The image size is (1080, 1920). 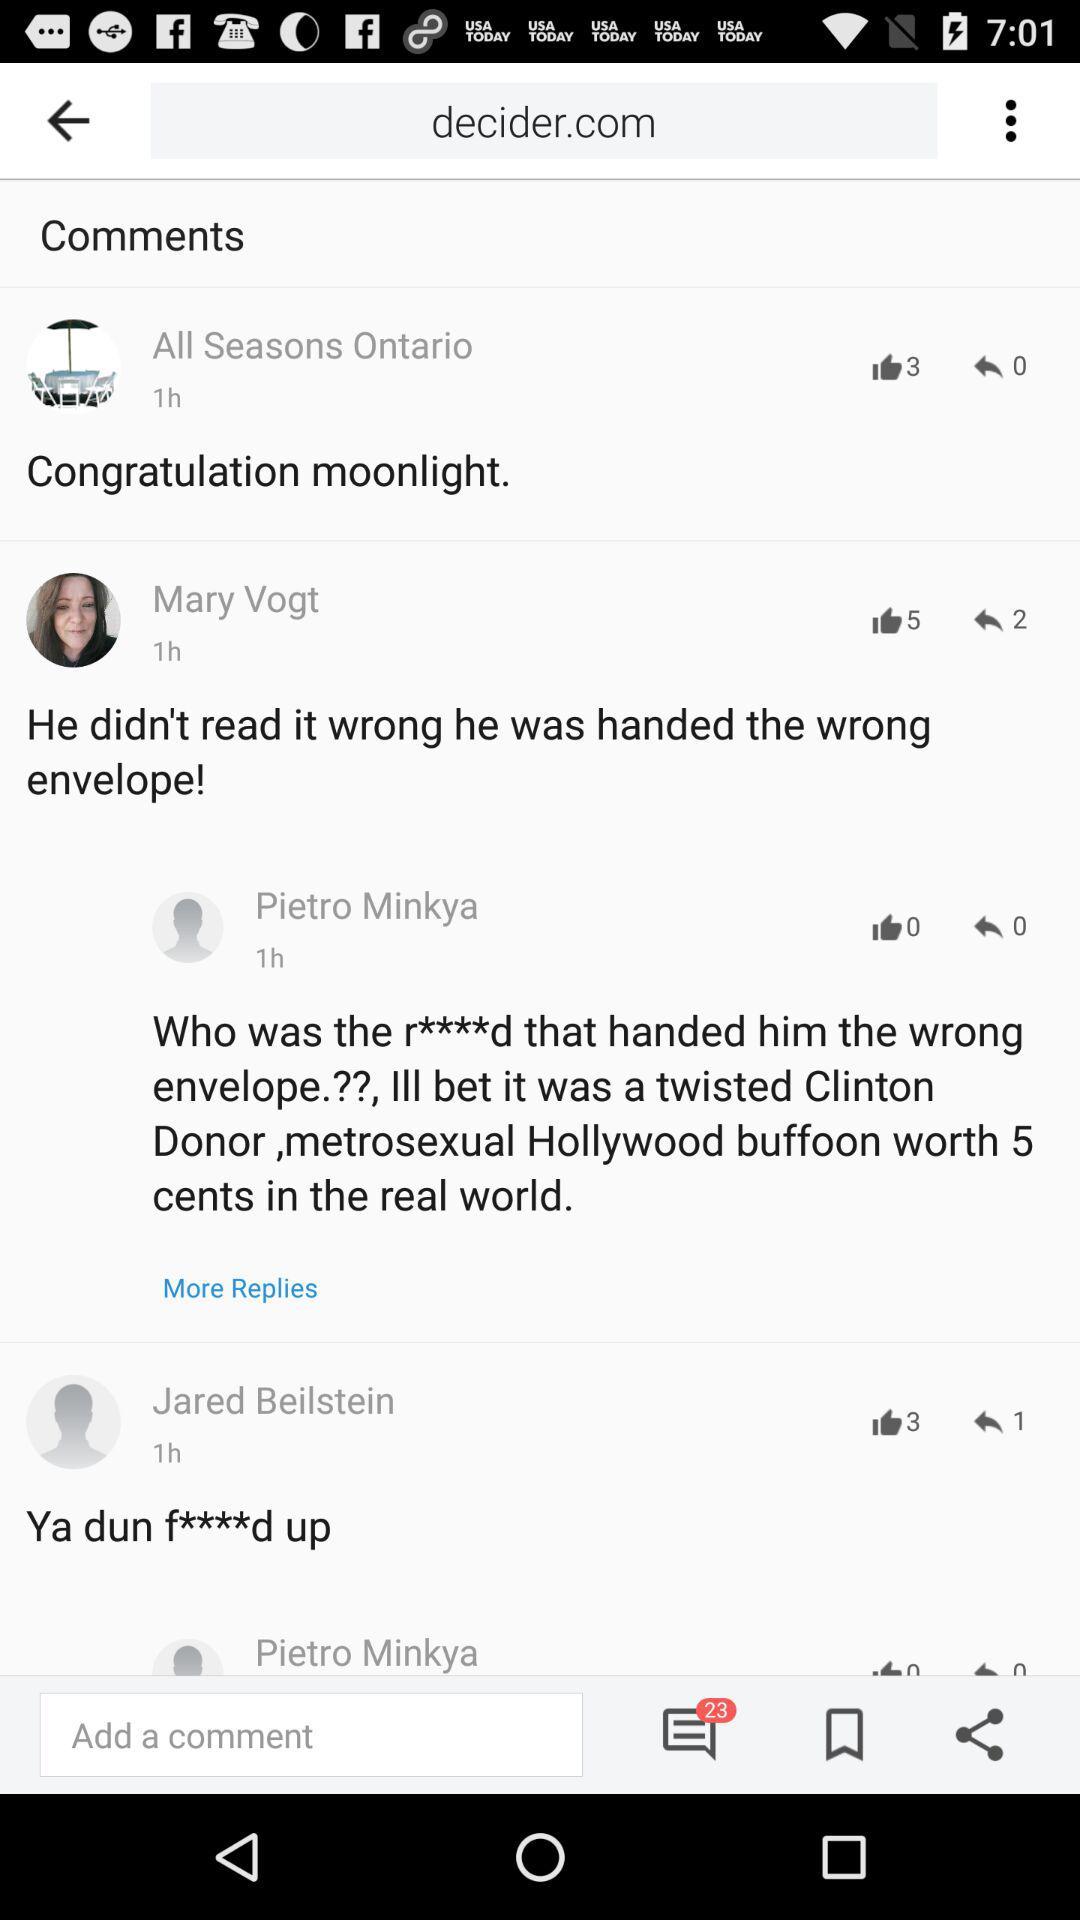 What do you see at coordinates (1000, 619) in the screenshot?
I see `the icon above he didn t item` at bounding box center [1000, 619].